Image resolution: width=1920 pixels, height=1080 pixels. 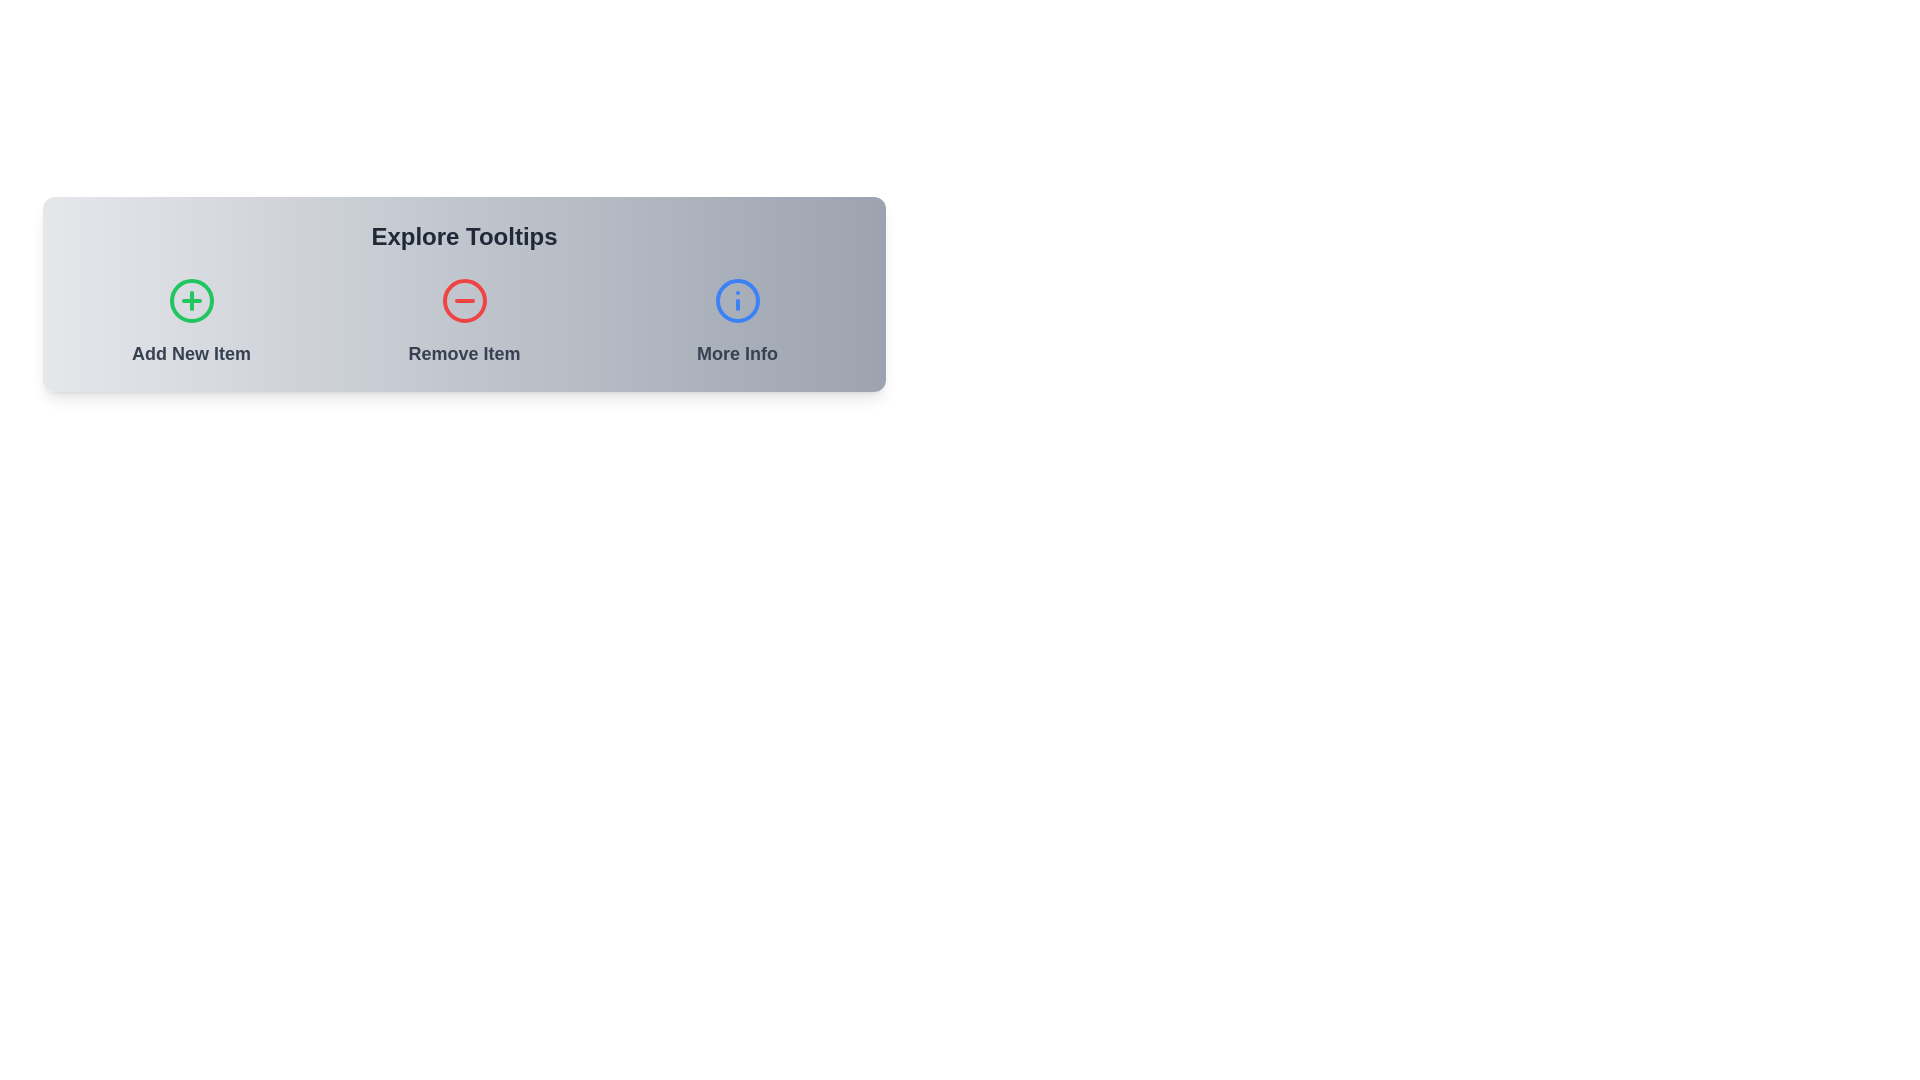 What do you see at coordinates (736, 321) in the screenshot?
I see `the circular blue icon with an 'i' symbol inside, positioned above the text 'More Info'` at bounding box center [736, 321].